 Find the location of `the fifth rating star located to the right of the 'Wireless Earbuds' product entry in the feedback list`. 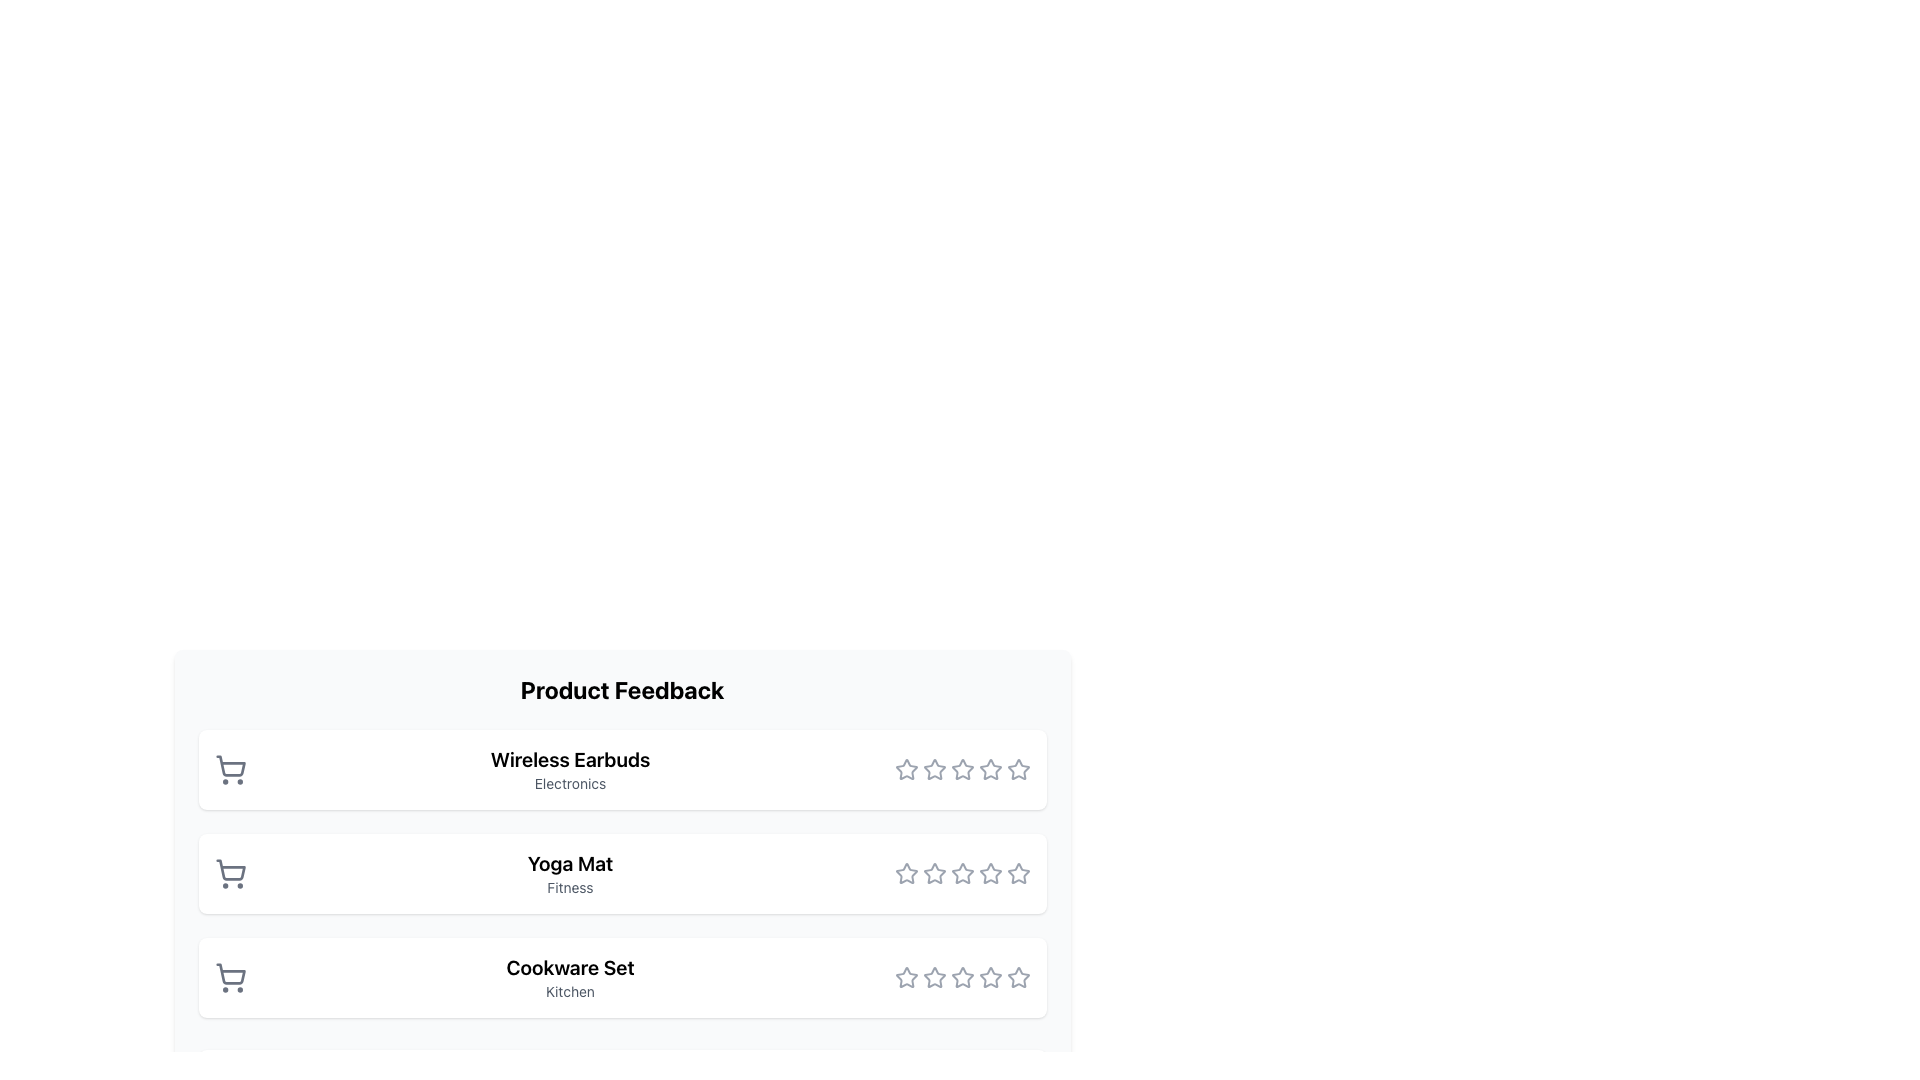

the fifth rating star located to the right of the 'Wireless Earbuds' product entry in the feedback list is located at coordinates (990, 769).